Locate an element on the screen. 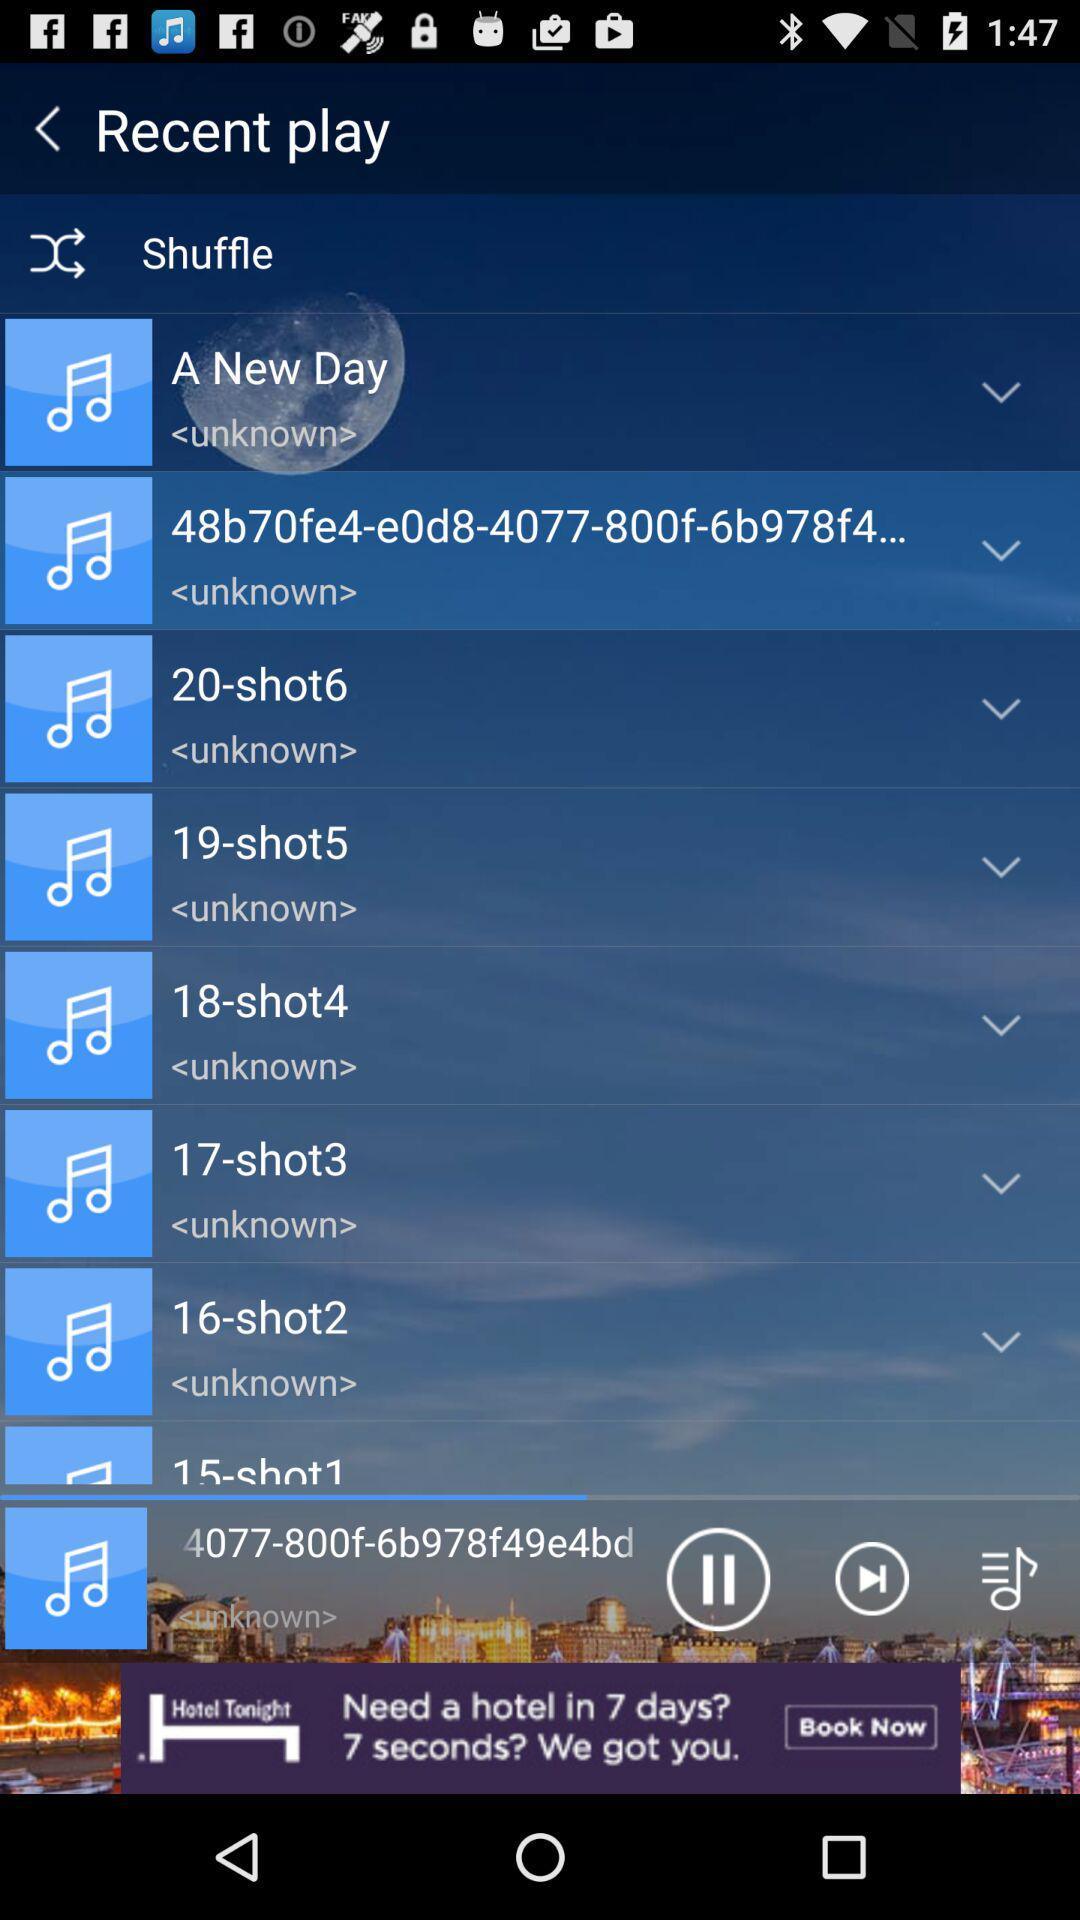 Image resolution: width=1080 pixels, height=1920 pixels. the pause icon is located at coordinates (716, 1688).